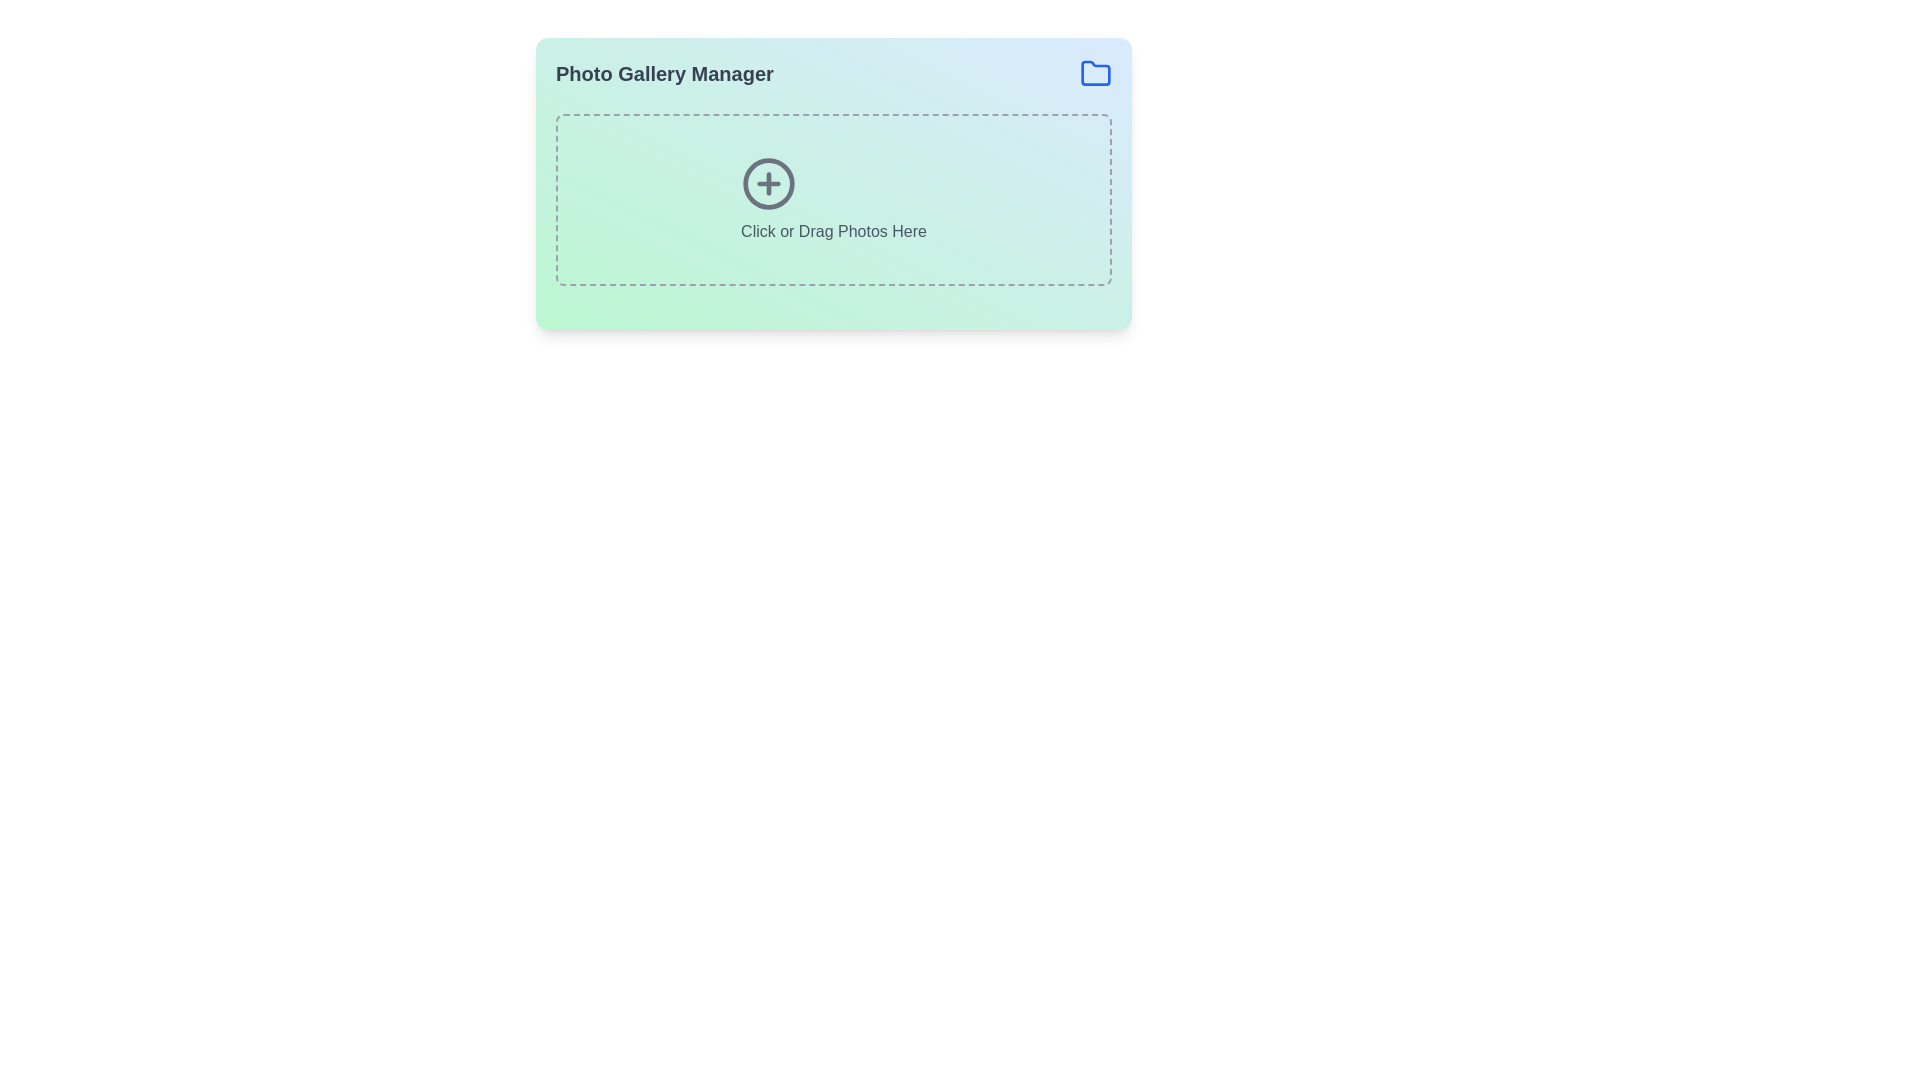 The image size is (1920, 1080). Describe the element at coordinates (768, 184) in the screenshot. I see `the upload icon with a plus sign located at the center of the interactive area beneath the 'Photo Gallery Manager' title` at that location.